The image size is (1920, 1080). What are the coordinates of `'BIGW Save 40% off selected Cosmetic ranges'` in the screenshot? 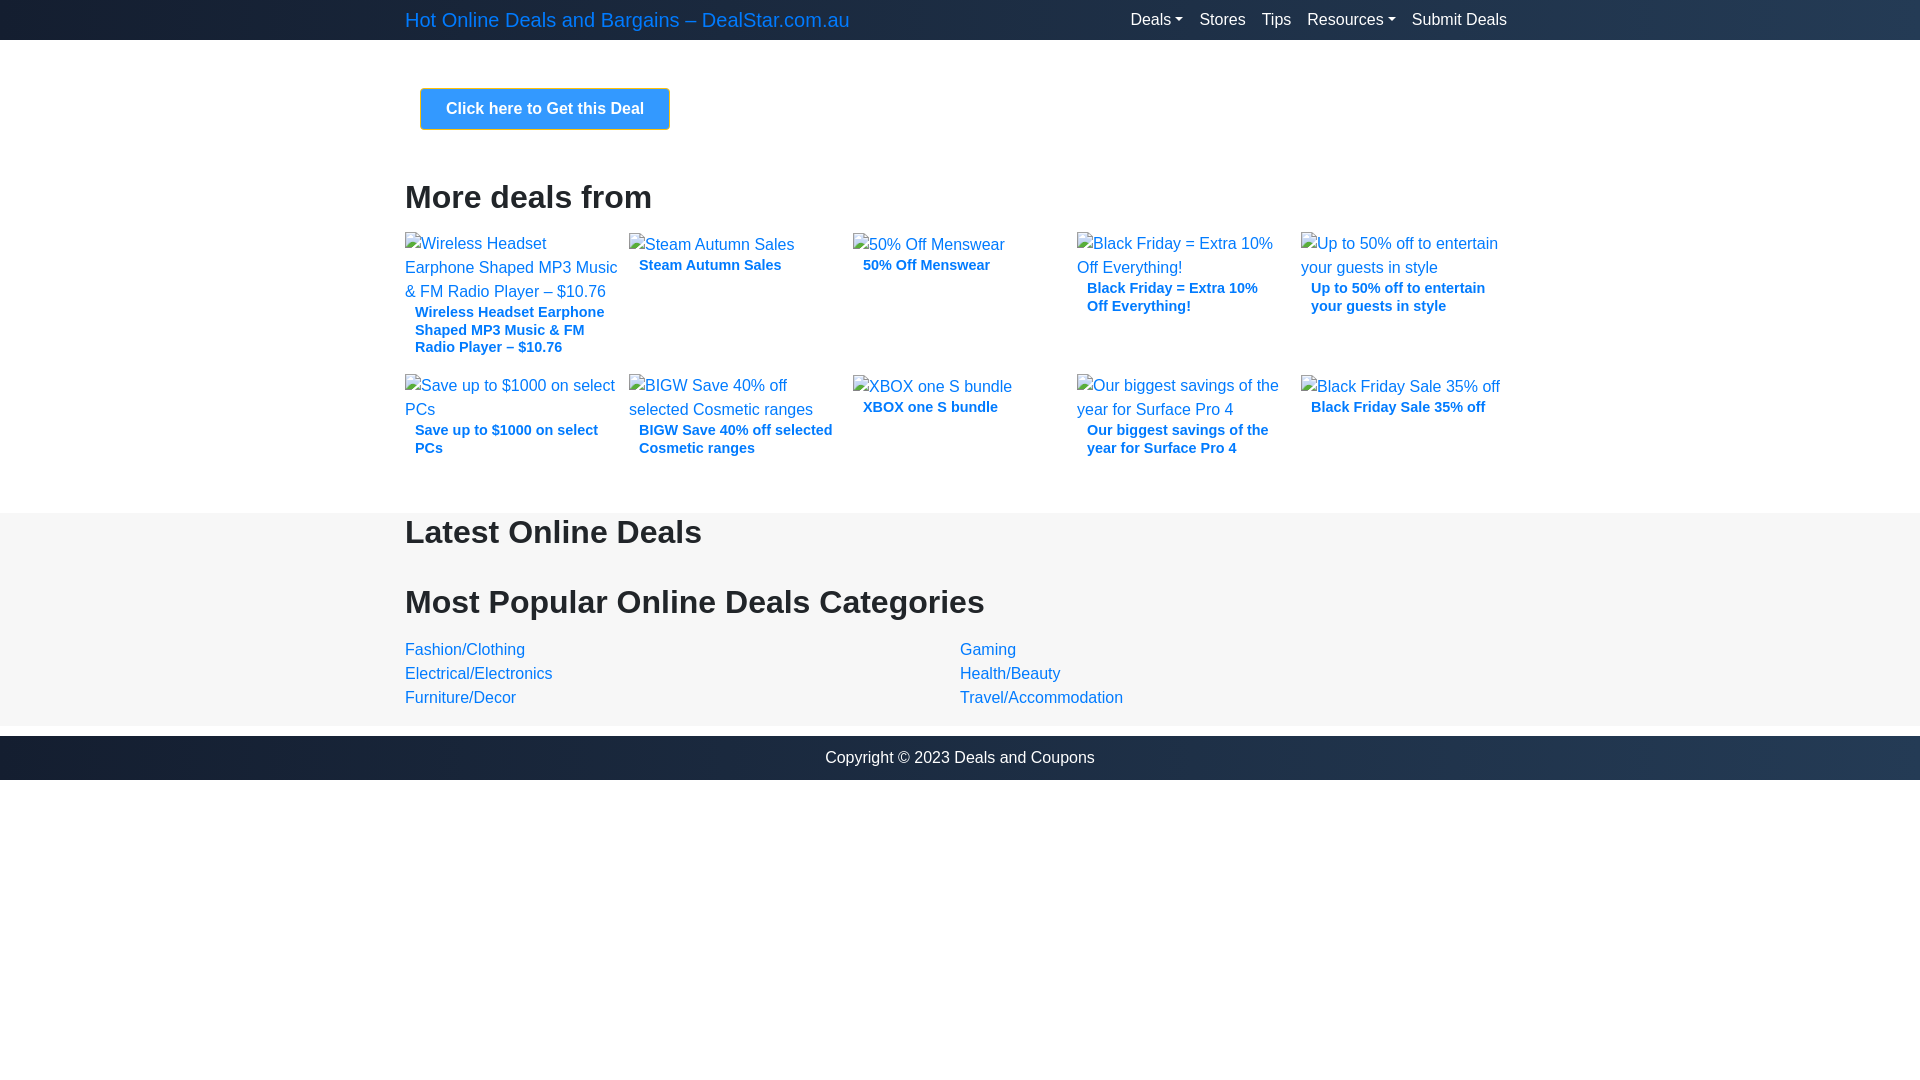 It's located at (734, 420).